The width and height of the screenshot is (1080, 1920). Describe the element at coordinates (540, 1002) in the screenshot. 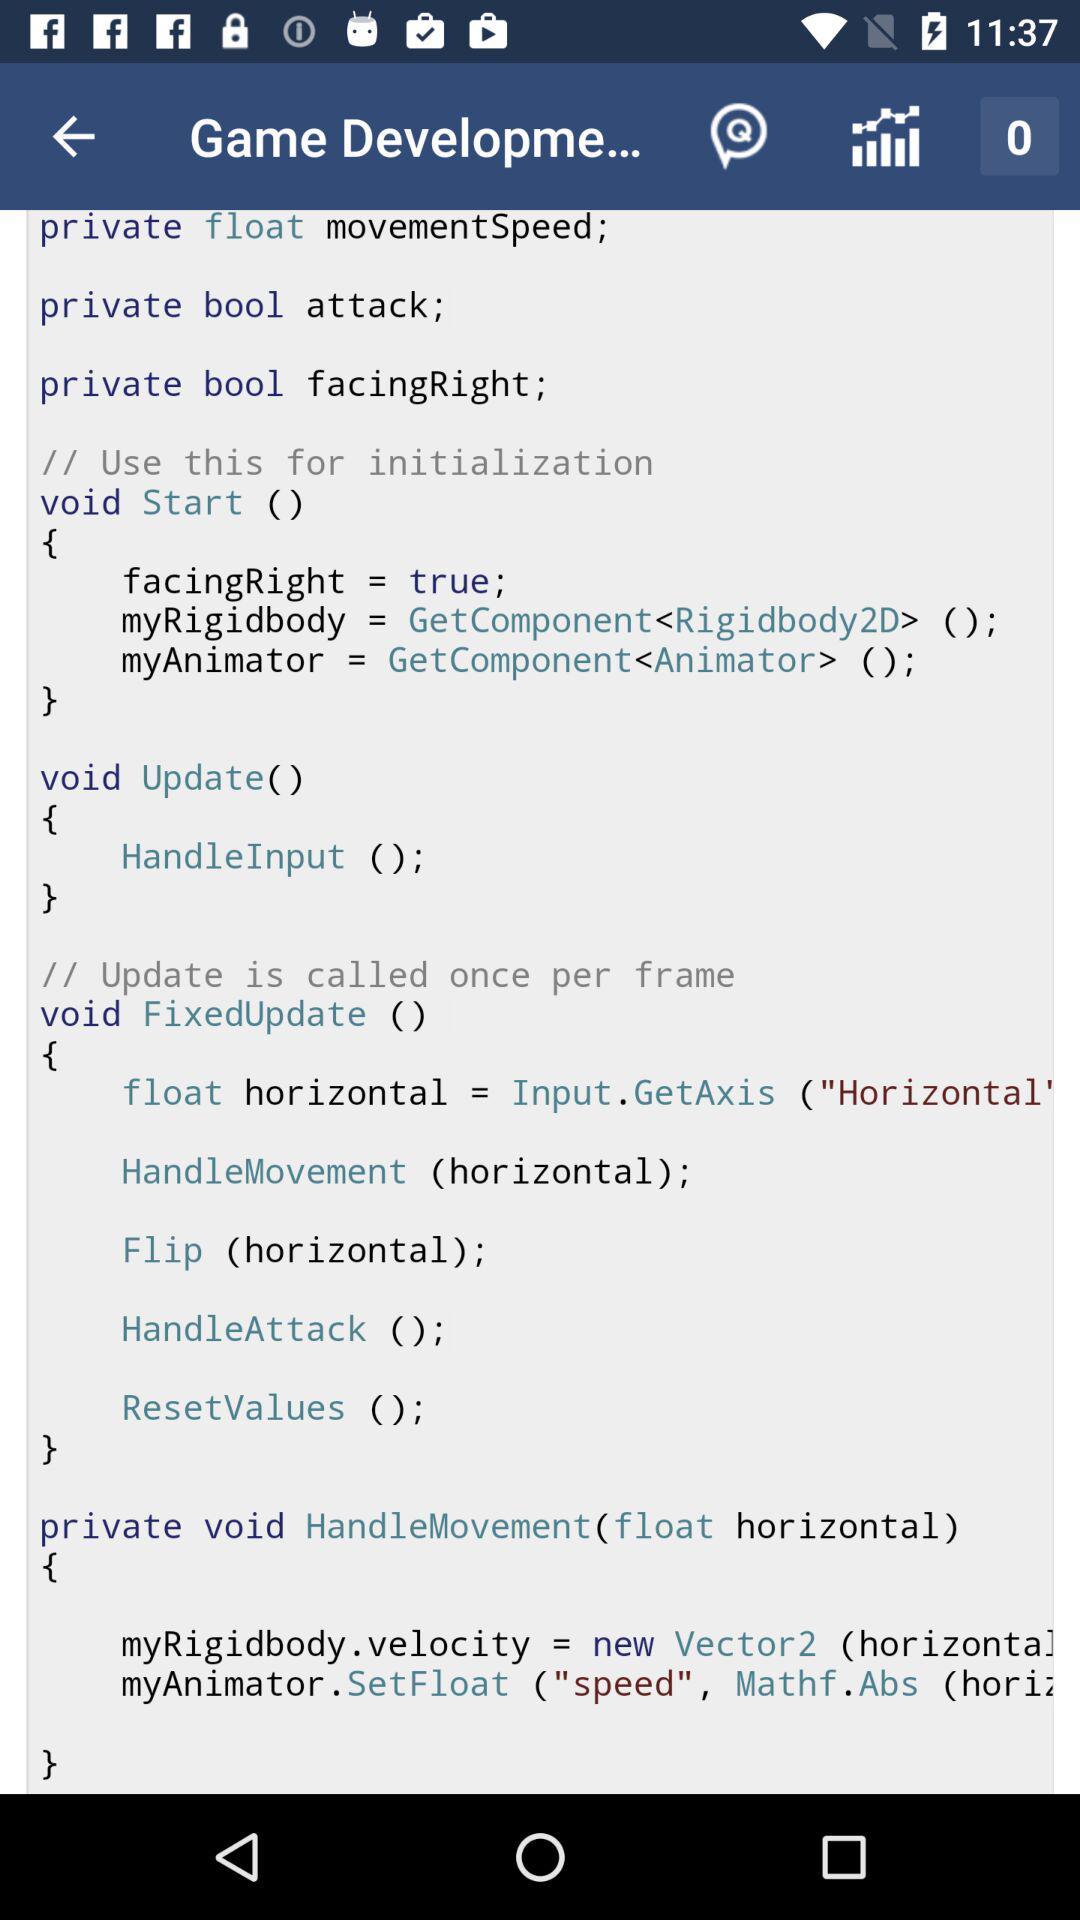

I see `program button` at that location.